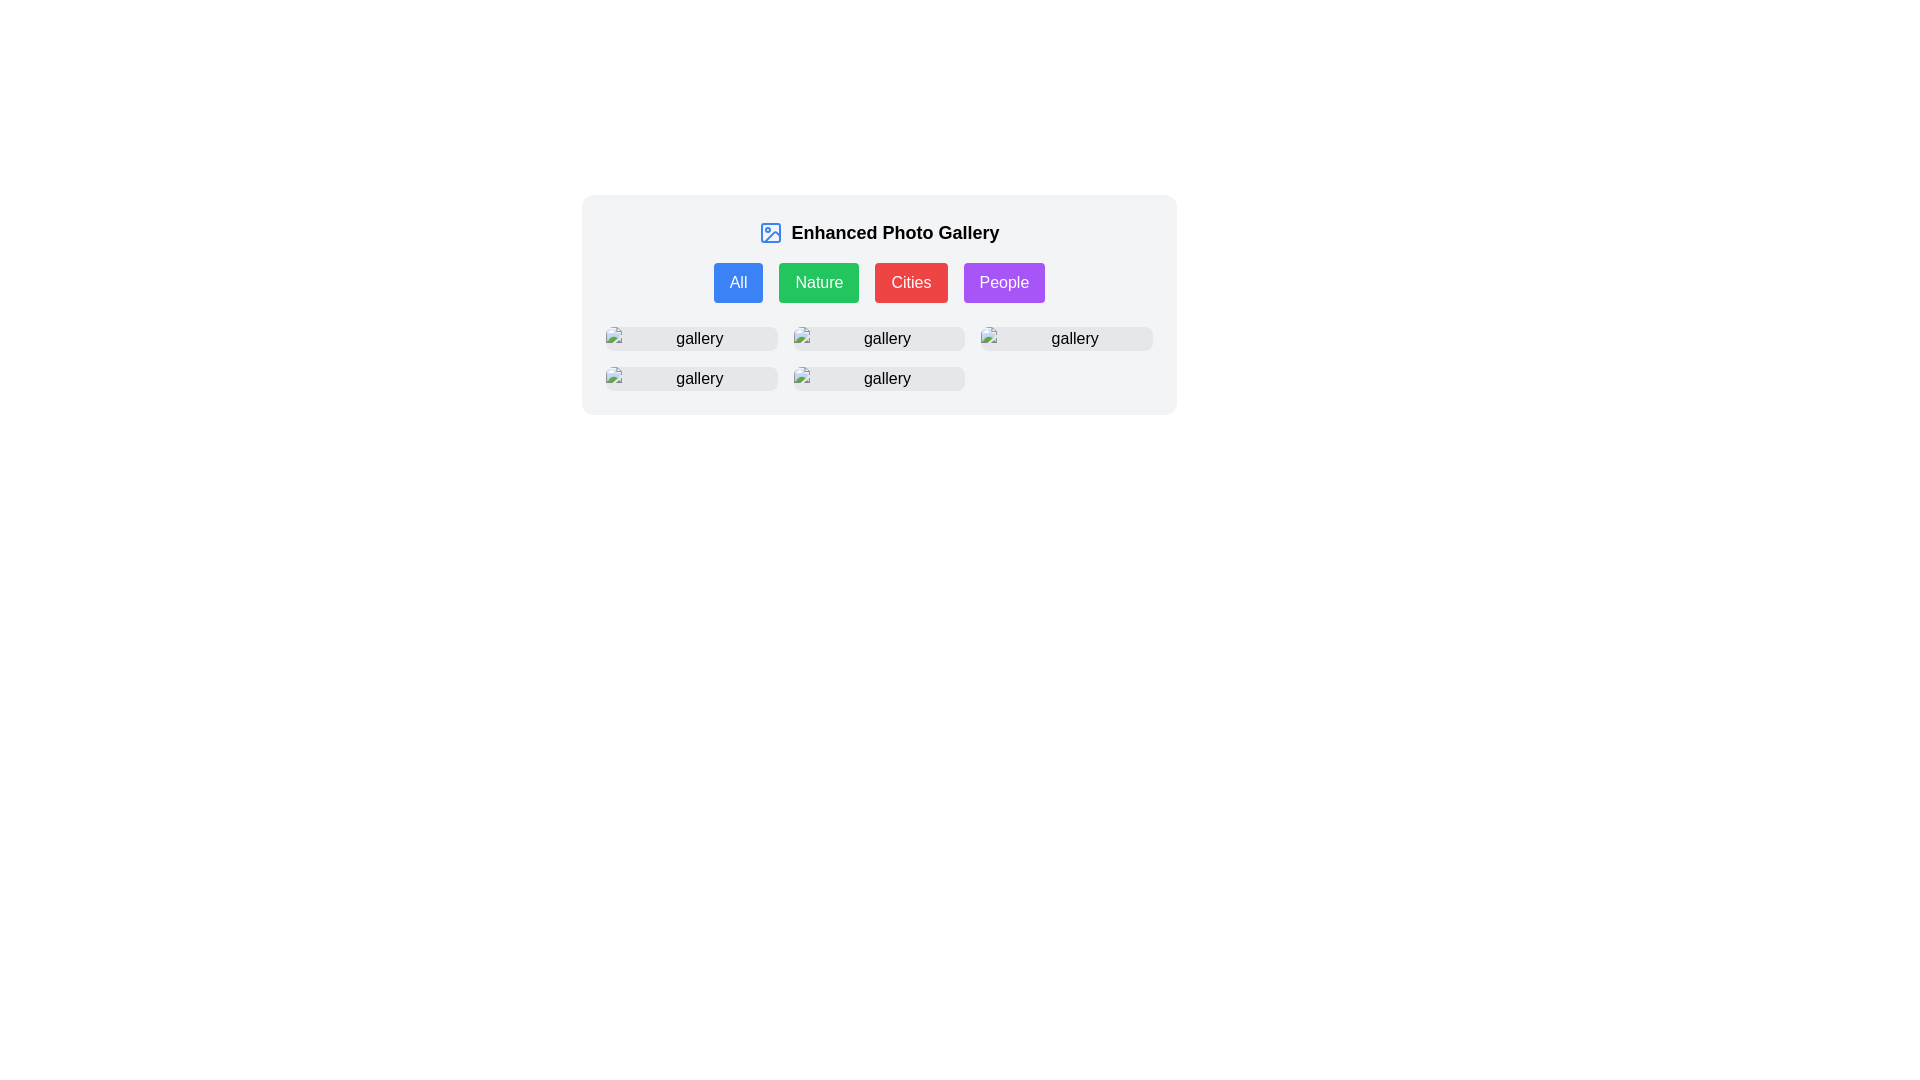 Image resolution: width=1920 pixels, height=1080 pixels. I want to click on the red 'Cities' button with rounded corners, so click(910, 282).